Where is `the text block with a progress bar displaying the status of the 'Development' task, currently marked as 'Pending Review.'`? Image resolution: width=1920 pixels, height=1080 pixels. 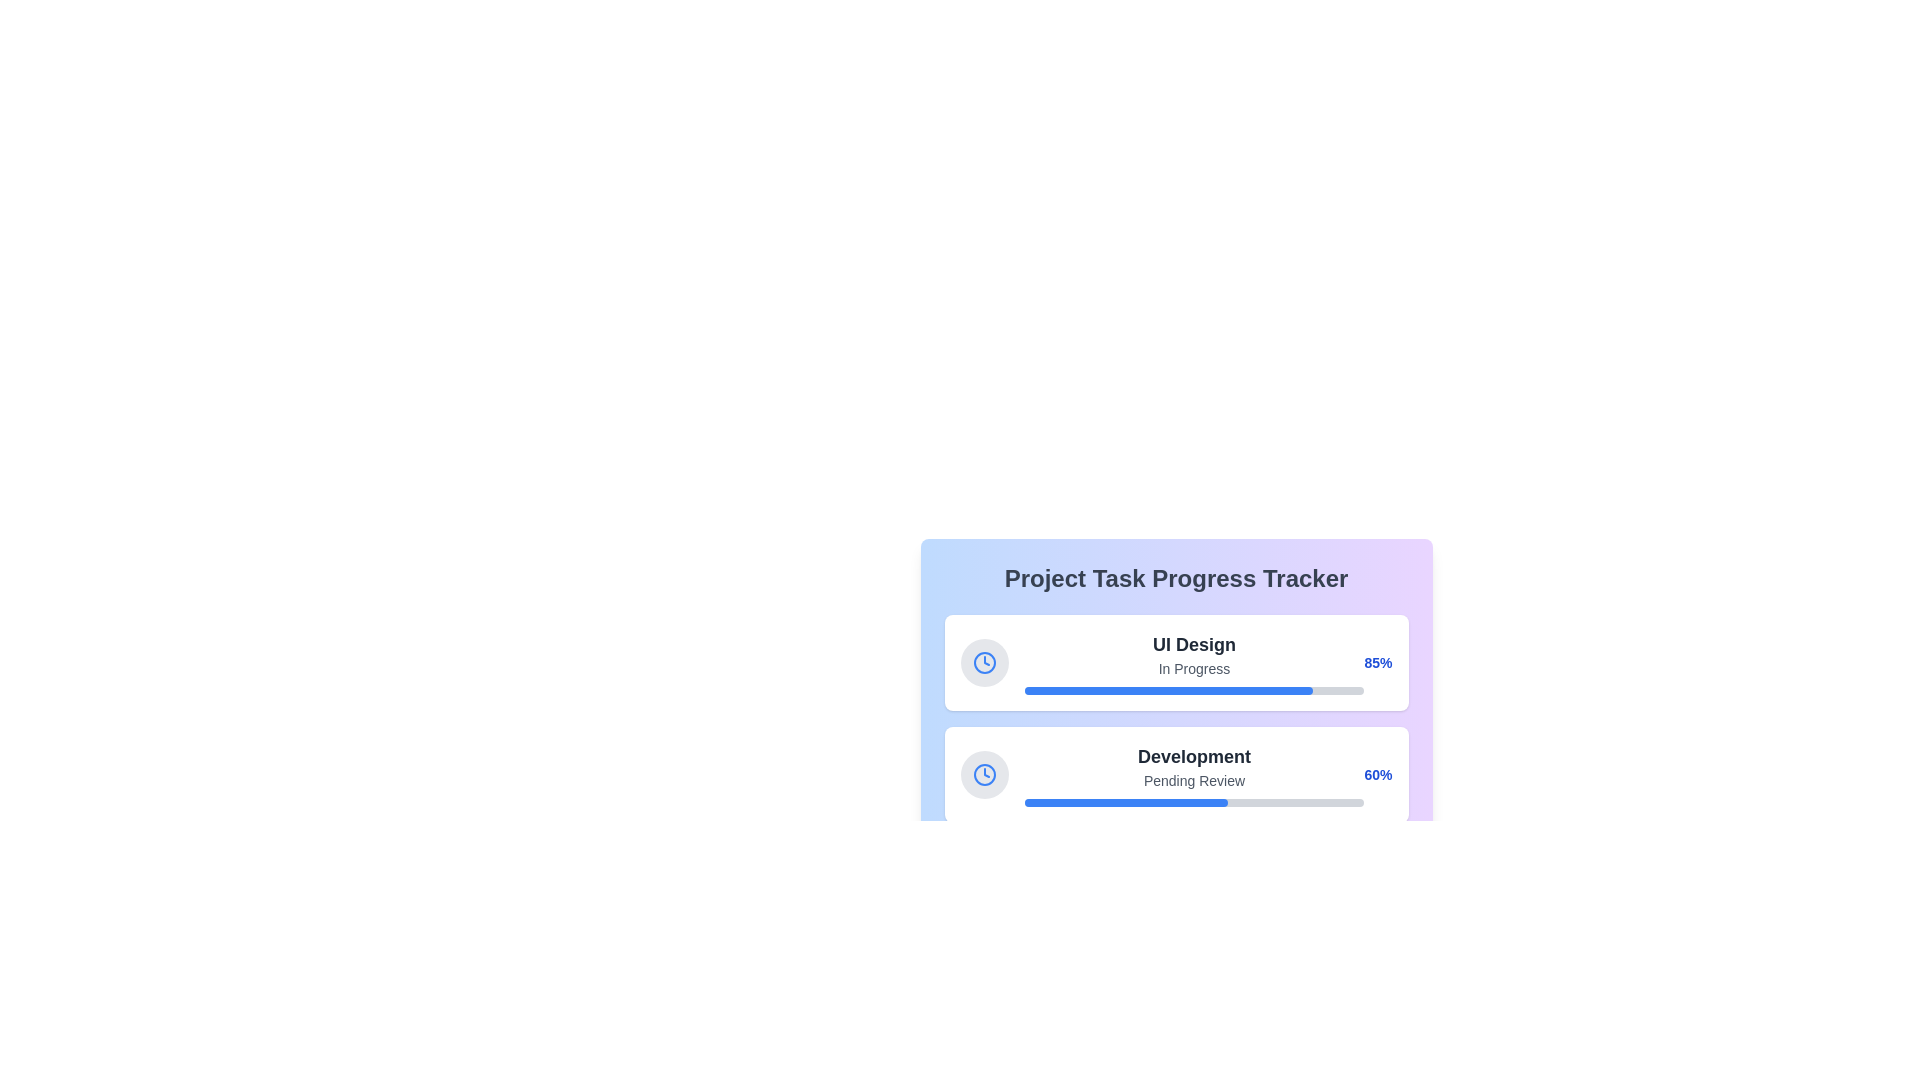 the text block with a progress bar displaying the status of the 'Development' task, currently marked as 'Pending Review.' is located at coordinates (1194, 774).